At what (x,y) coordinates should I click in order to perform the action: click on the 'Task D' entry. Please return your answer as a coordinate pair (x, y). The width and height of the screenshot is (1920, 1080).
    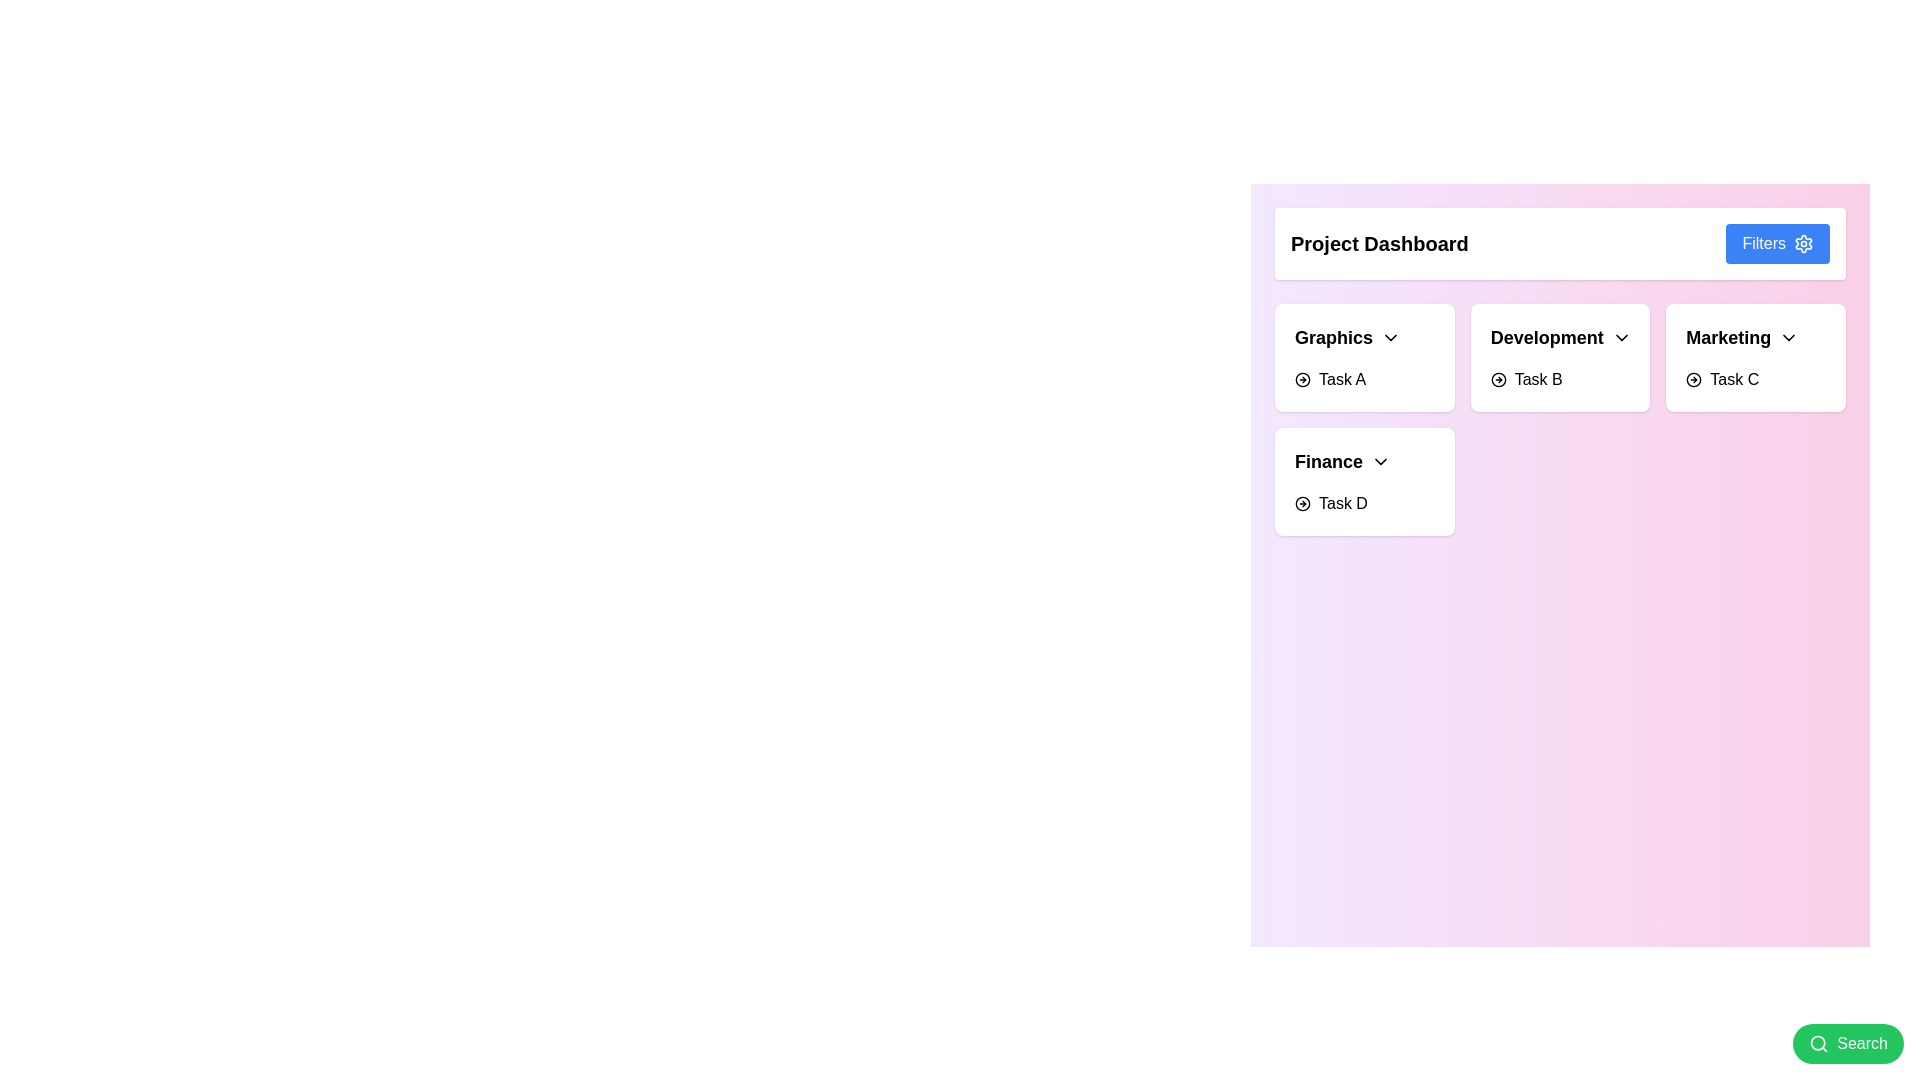
    Looking at the image, I should click on (1331, 503).